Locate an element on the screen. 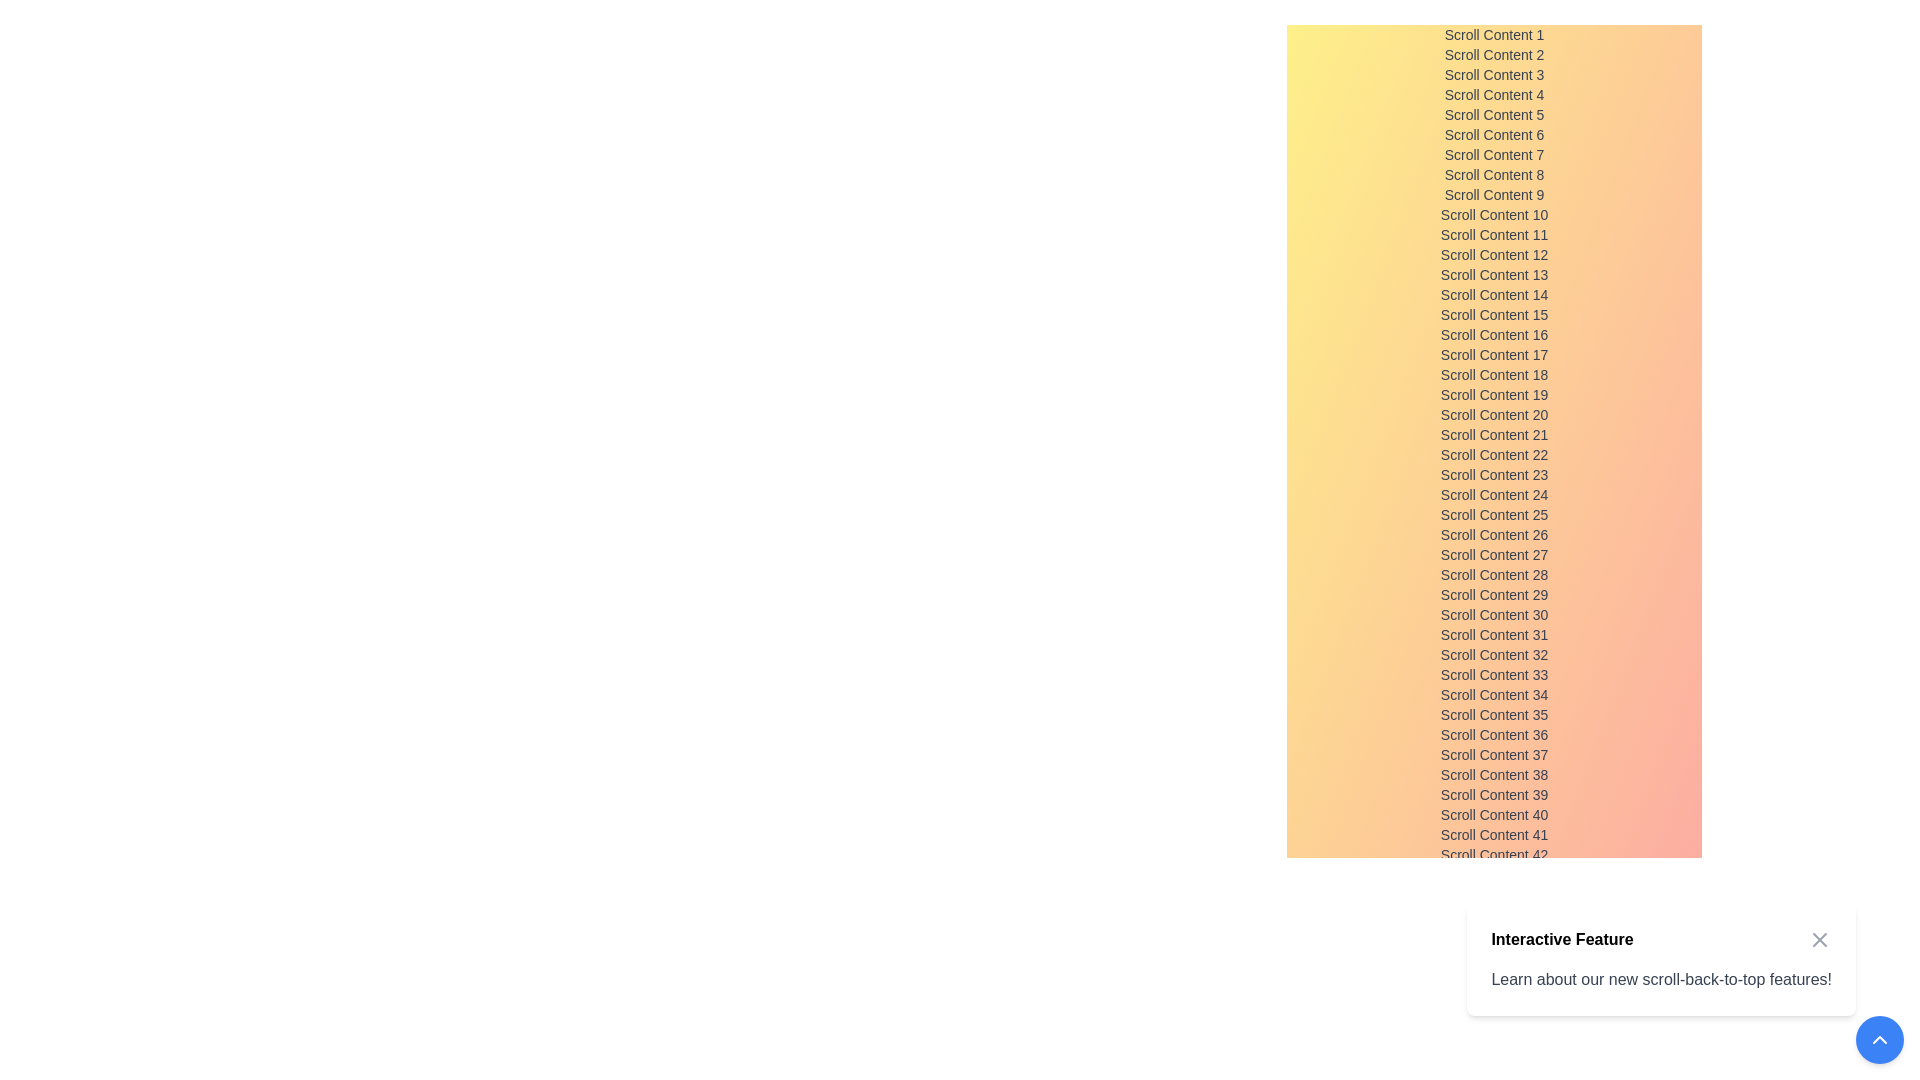 This screenshot has width=1920, height=1080. the Text label that displays a piece of textual information, positioned as the 21st item in a vertically scrollable list, serving as a visual cue for navigation or reference is located at coordinates (1494, 434).